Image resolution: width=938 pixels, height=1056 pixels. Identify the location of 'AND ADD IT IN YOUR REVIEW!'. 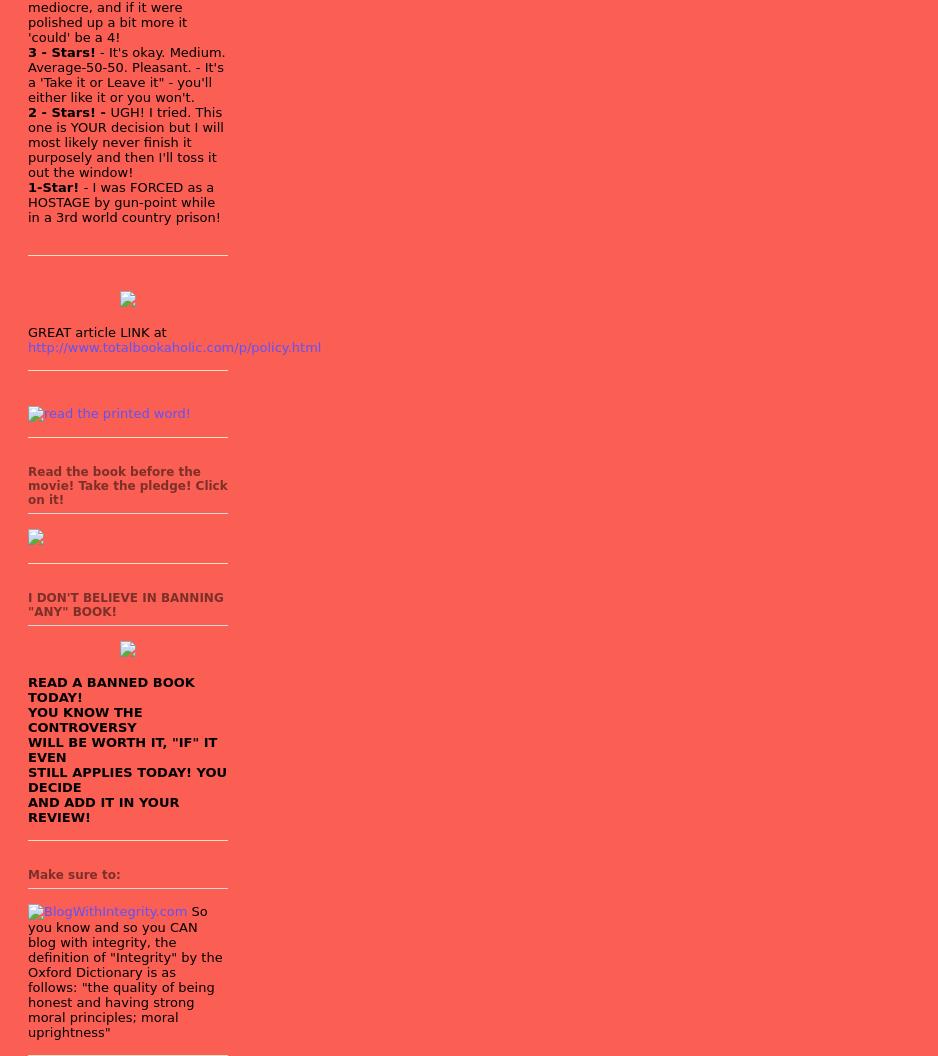
(102, 809).